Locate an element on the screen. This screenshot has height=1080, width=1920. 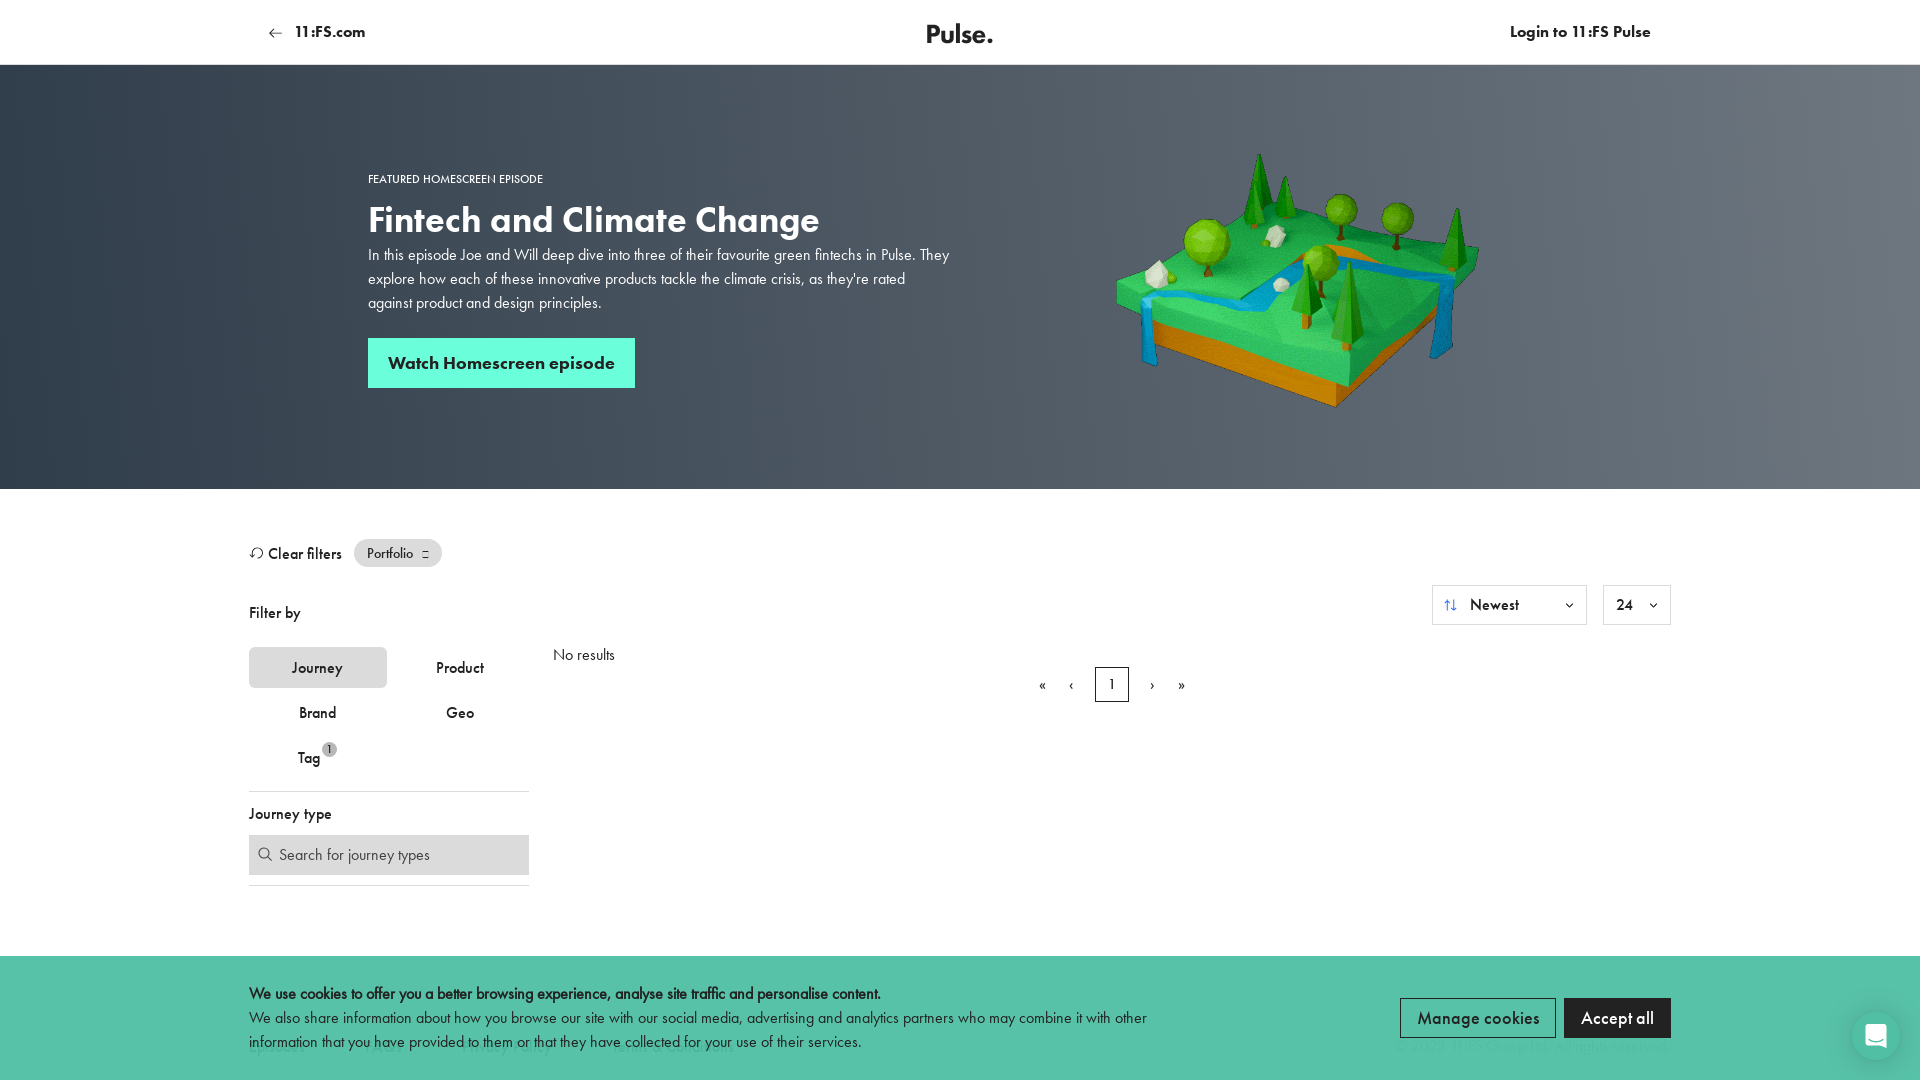
'Manage cookies' is located at coordinates (1478, 1018).